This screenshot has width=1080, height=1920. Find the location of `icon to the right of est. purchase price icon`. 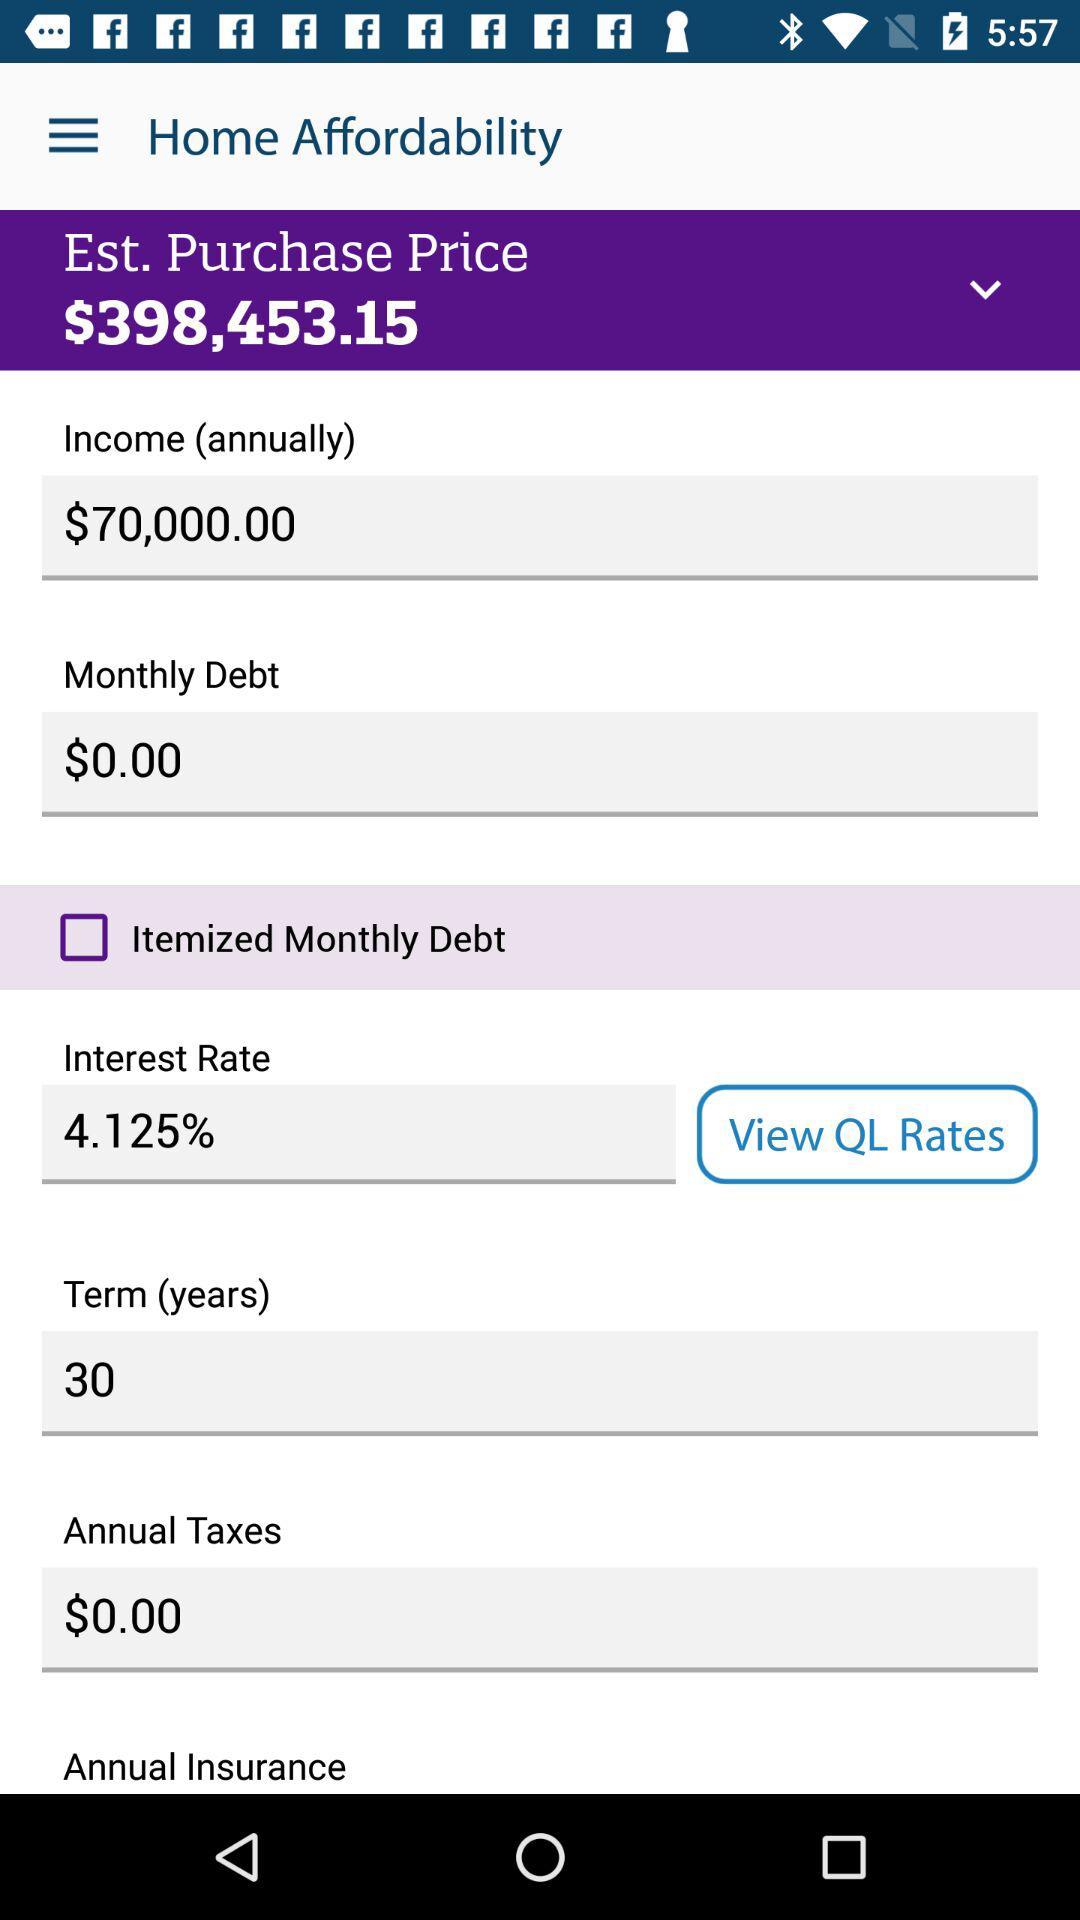

icon to the right of est. purchase price icon is located at coordinates (984, 289).